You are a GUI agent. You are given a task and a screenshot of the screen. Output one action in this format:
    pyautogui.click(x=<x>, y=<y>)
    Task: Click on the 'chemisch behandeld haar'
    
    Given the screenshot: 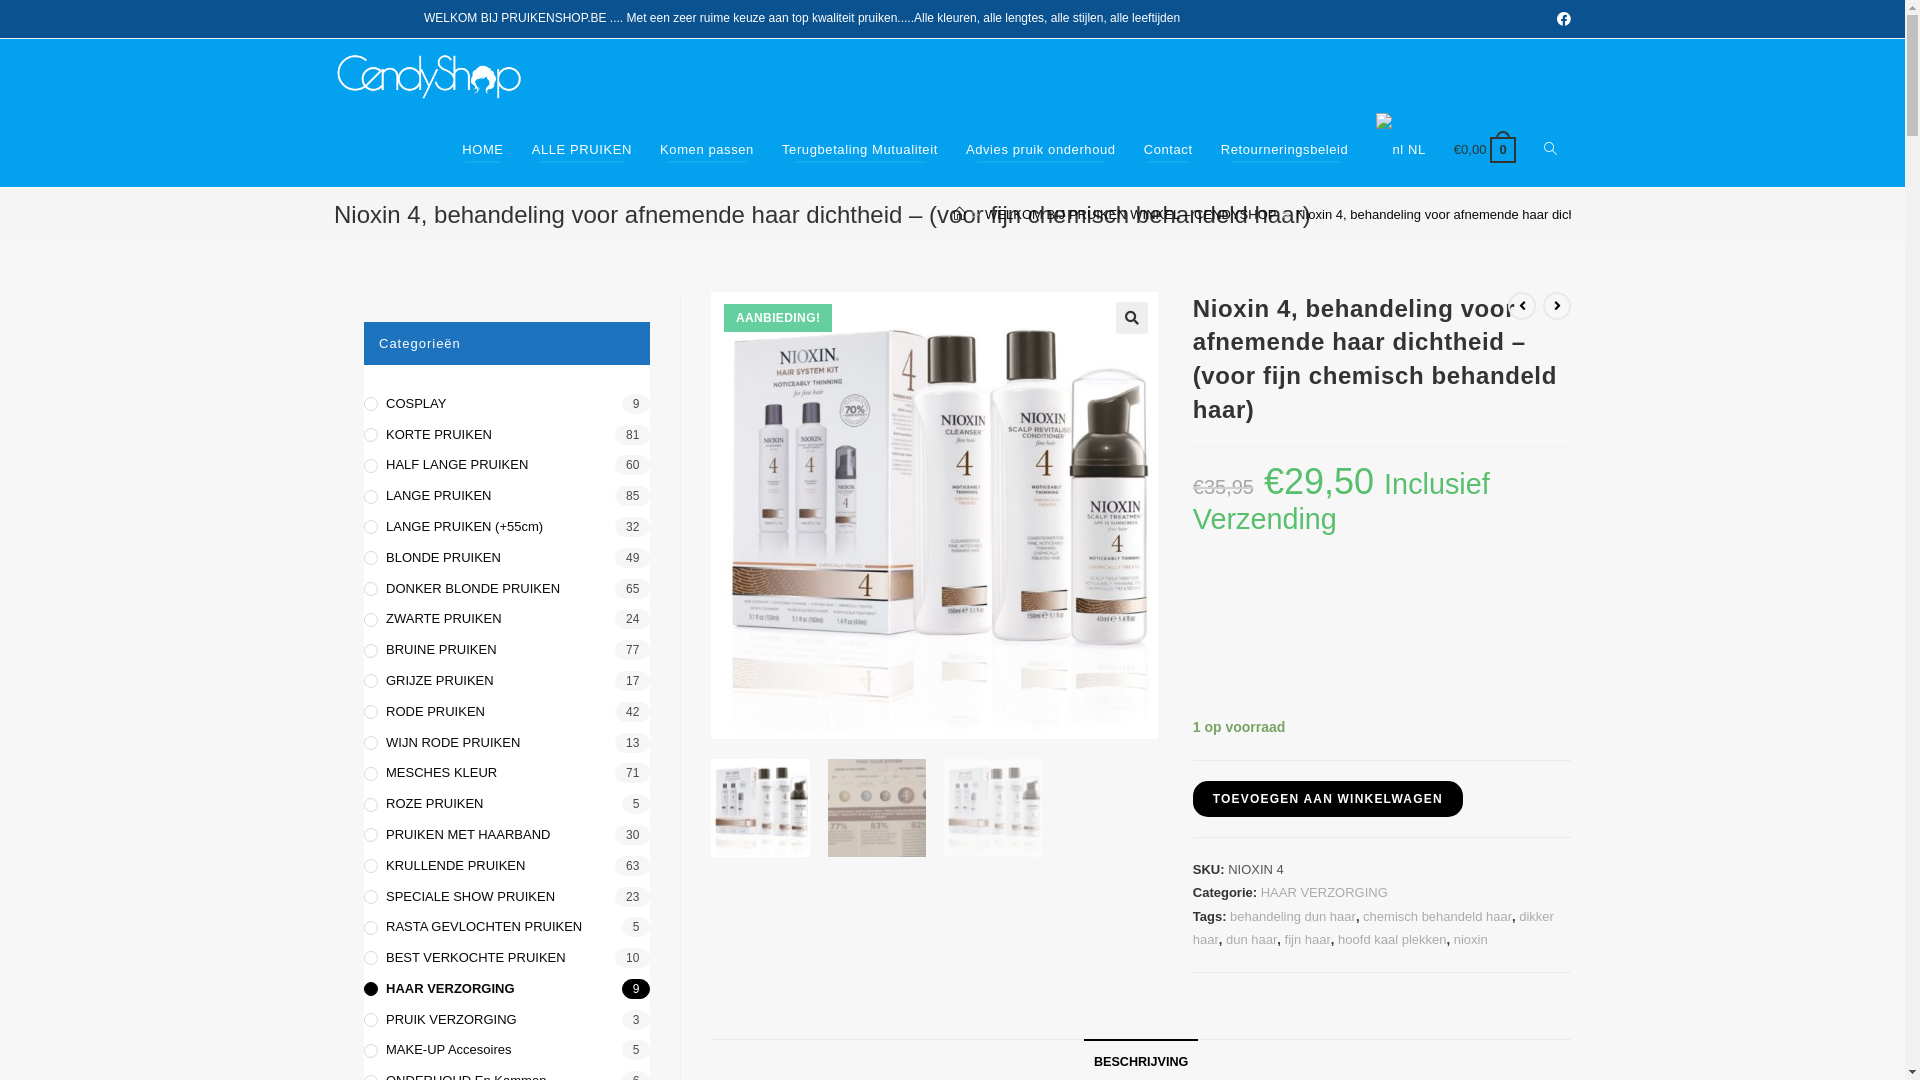 What is the action you would take?
    pyautogui.click(x=1436, y=916)
    